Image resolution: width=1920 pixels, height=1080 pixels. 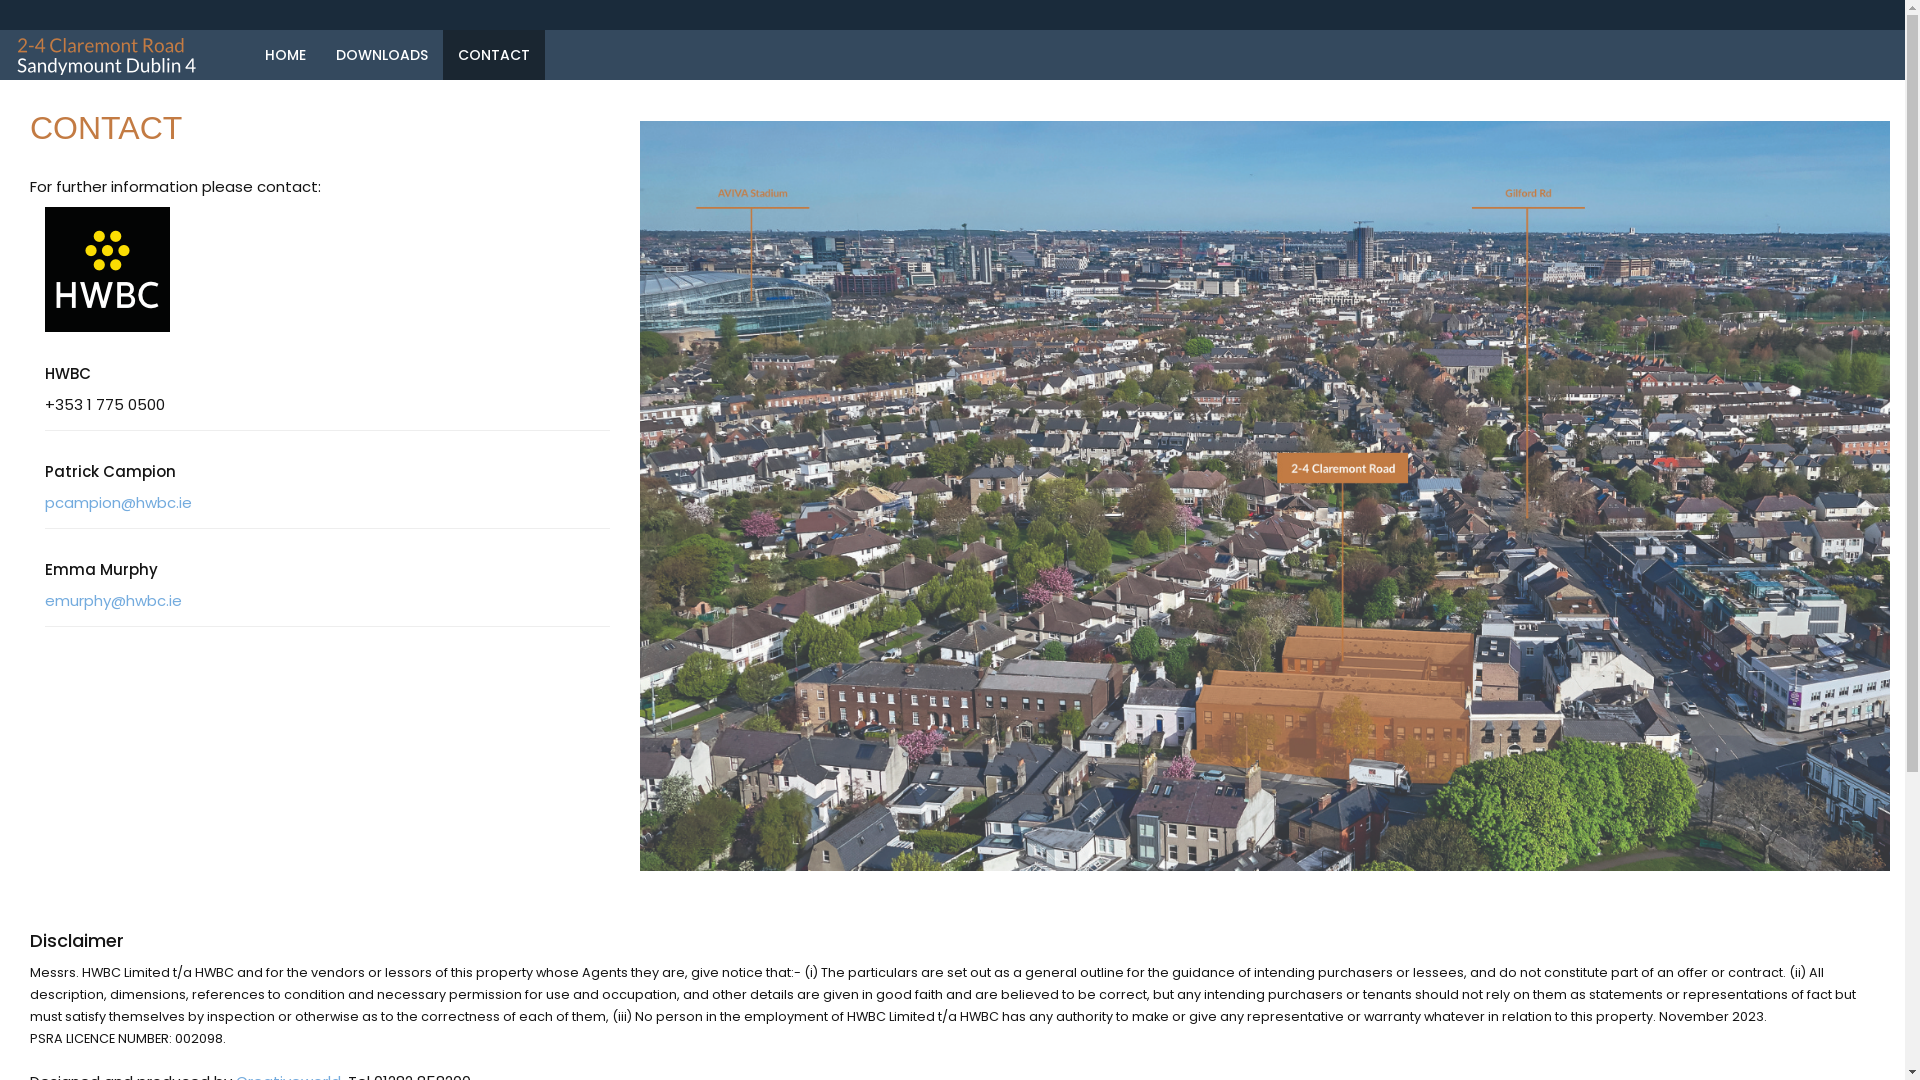 I want to click on 'CONTACT', so click(x=494, y=53).